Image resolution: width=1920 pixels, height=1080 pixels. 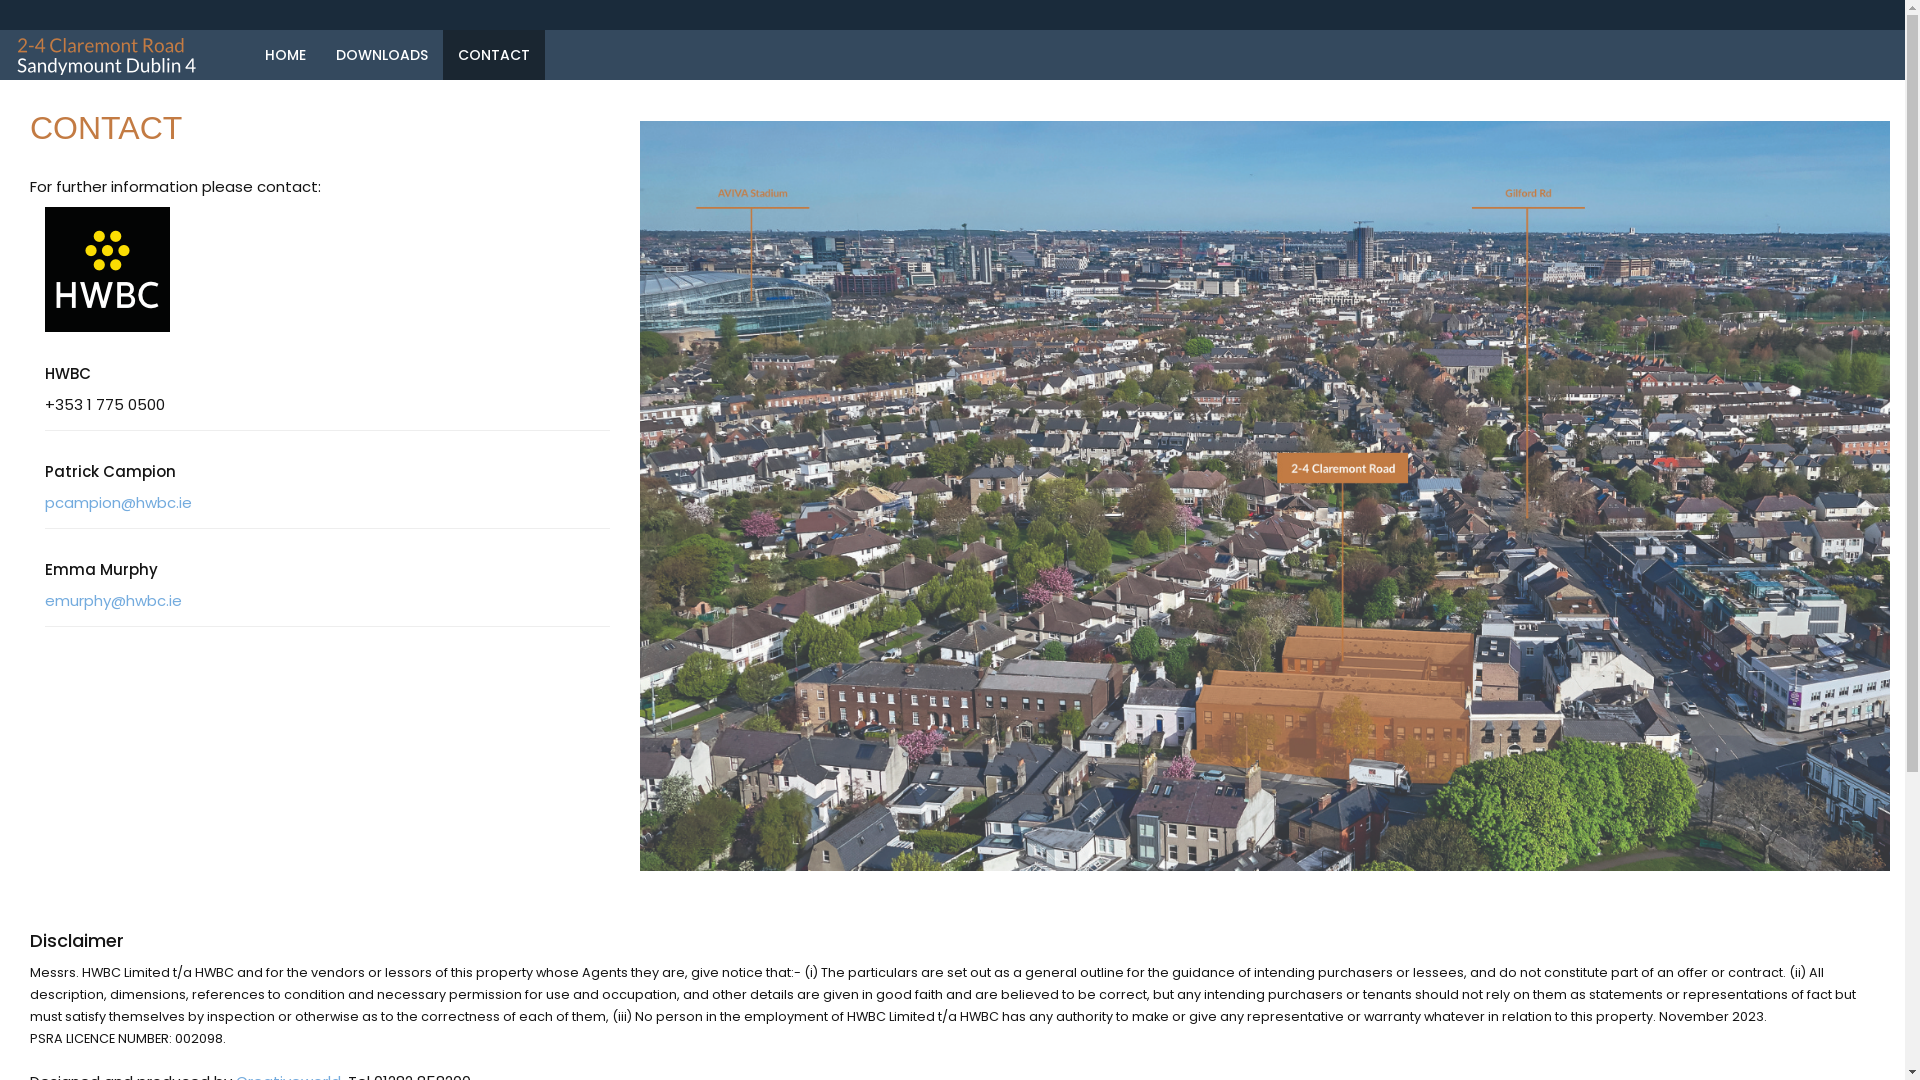 I want to click on 'CONTACT', so click(x=494, y=53).